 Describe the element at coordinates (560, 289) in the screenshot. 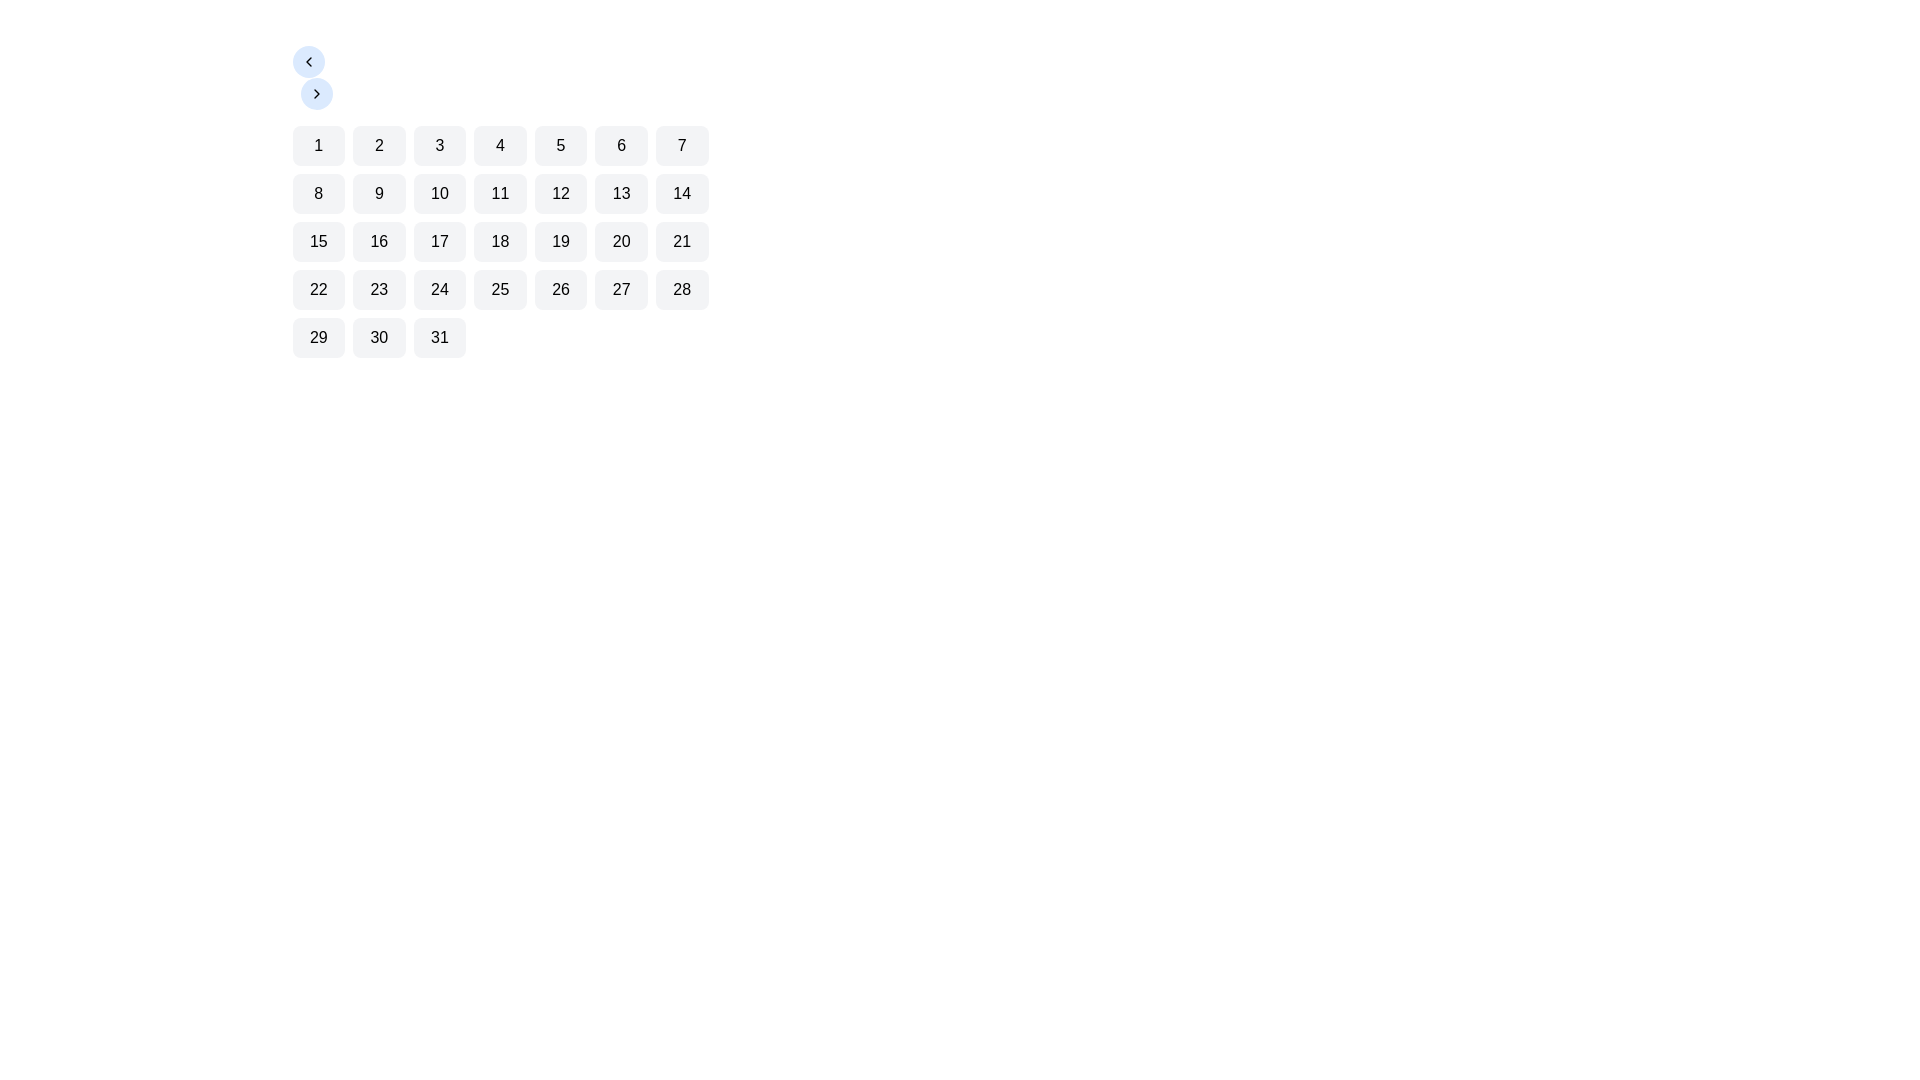

I see `the button labeled '26' which has a rounded square appearance and a light gray background` at that location.